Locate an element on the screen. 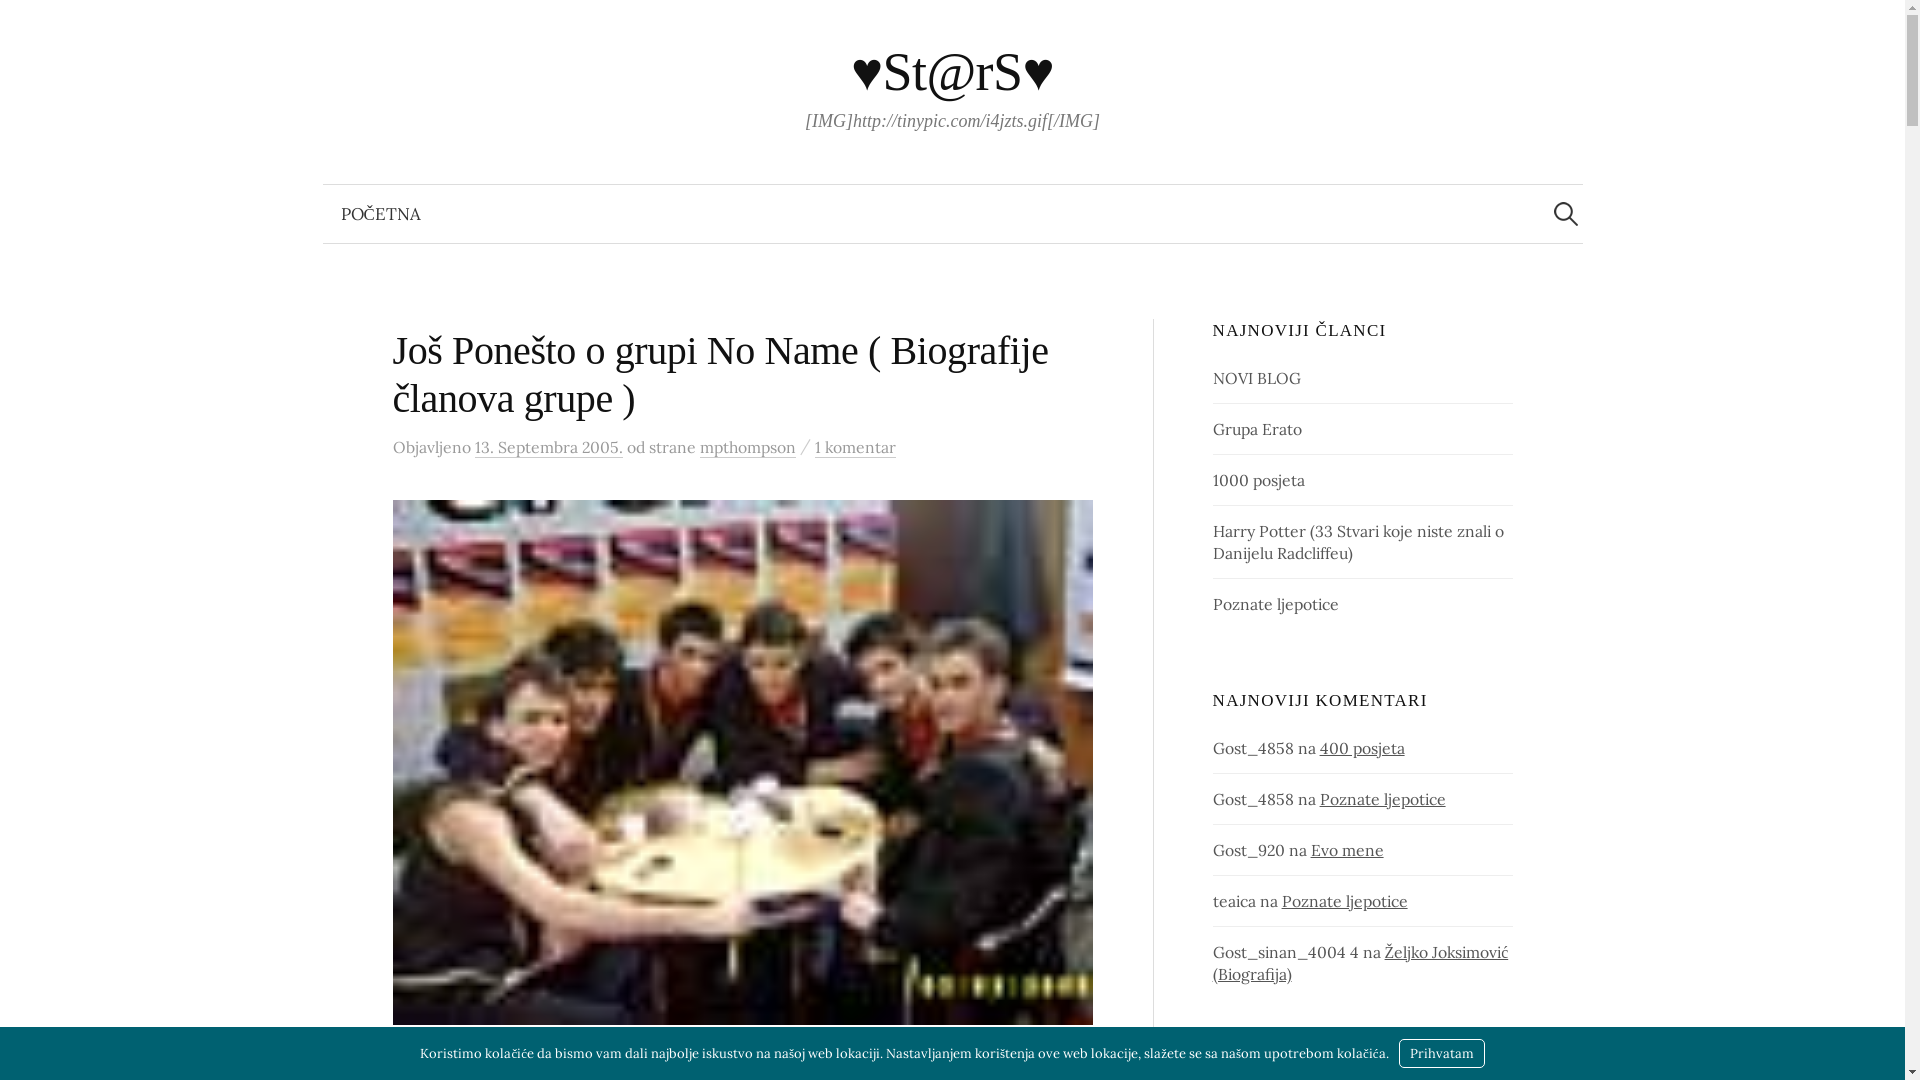  'Grupa Erato' is located at coordinates (1256, 427).